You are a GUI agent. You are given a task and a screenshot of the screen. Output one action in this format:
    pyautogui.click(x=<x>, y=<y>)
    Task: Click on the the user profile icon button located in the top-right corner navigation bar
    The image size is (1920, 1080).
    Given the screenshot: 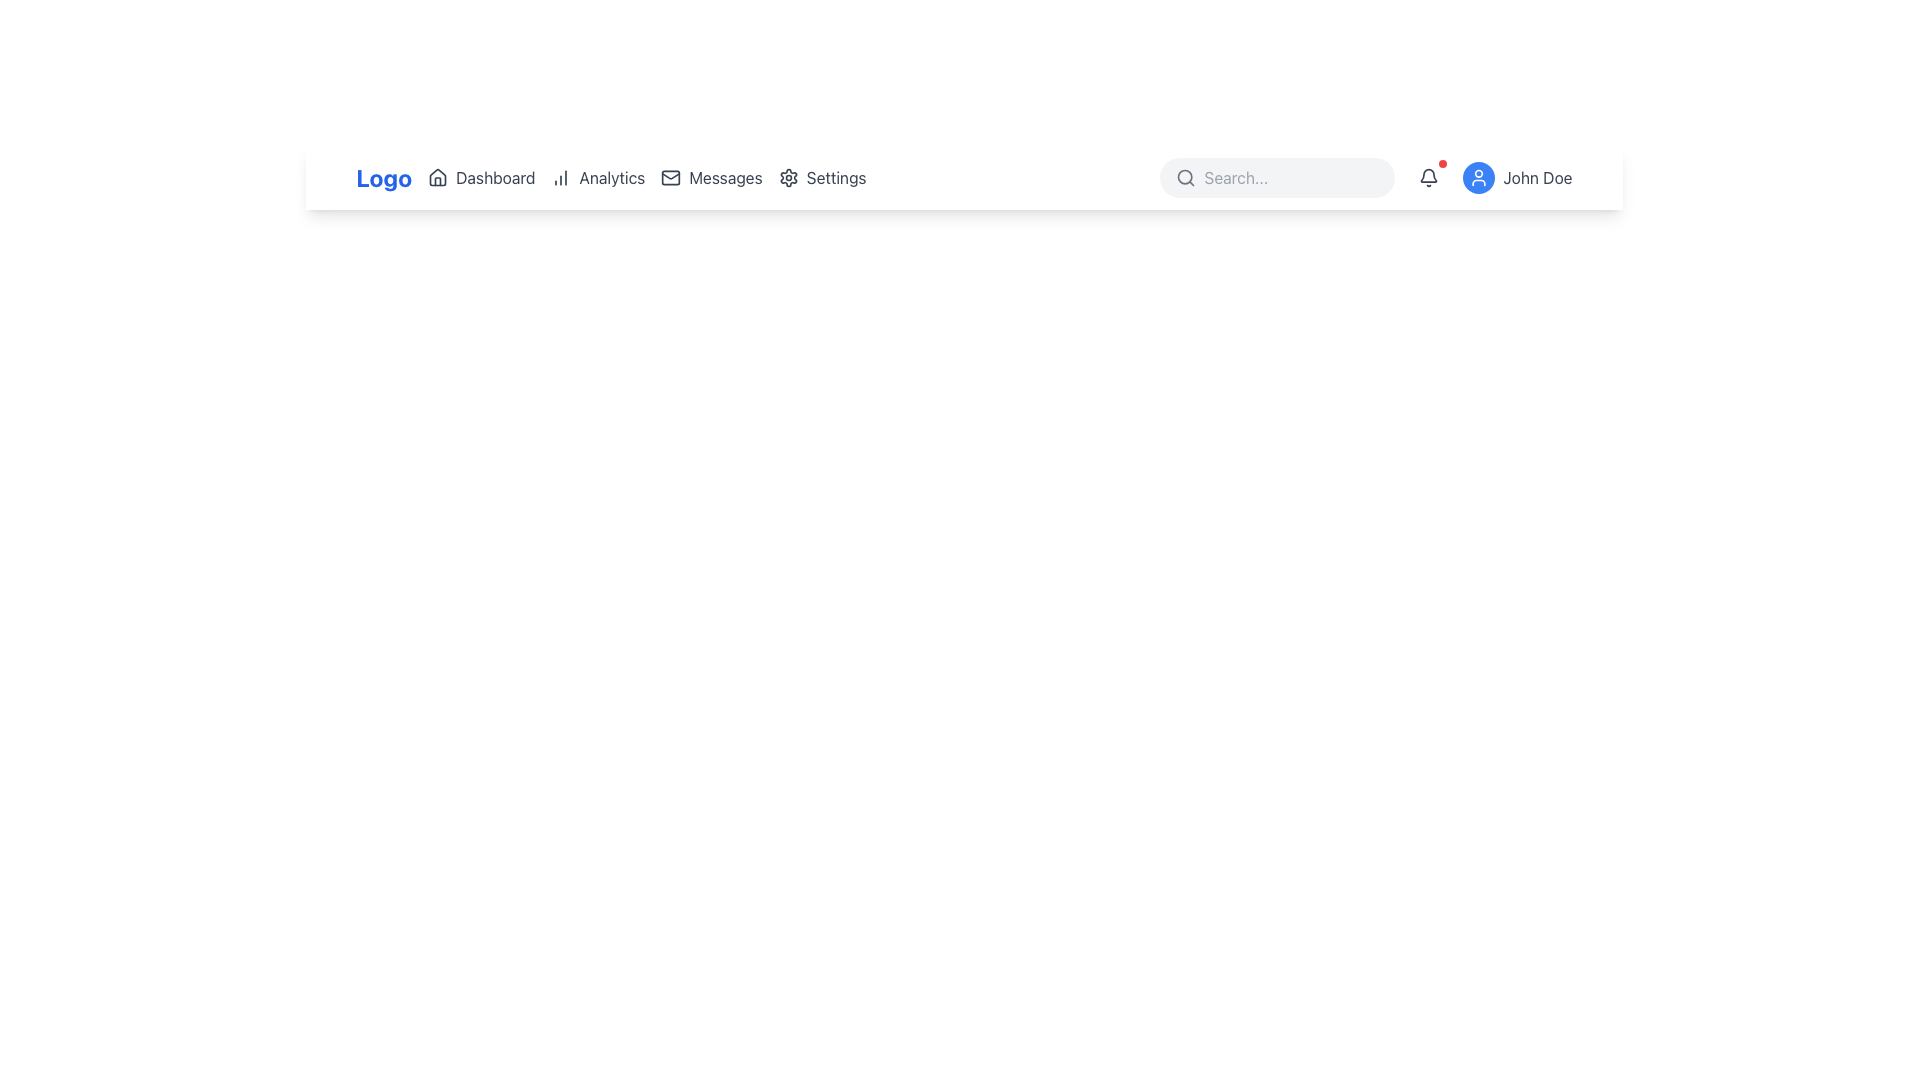 What is the action you would take?
    pyautogui.click(x=1479, y=176)
    